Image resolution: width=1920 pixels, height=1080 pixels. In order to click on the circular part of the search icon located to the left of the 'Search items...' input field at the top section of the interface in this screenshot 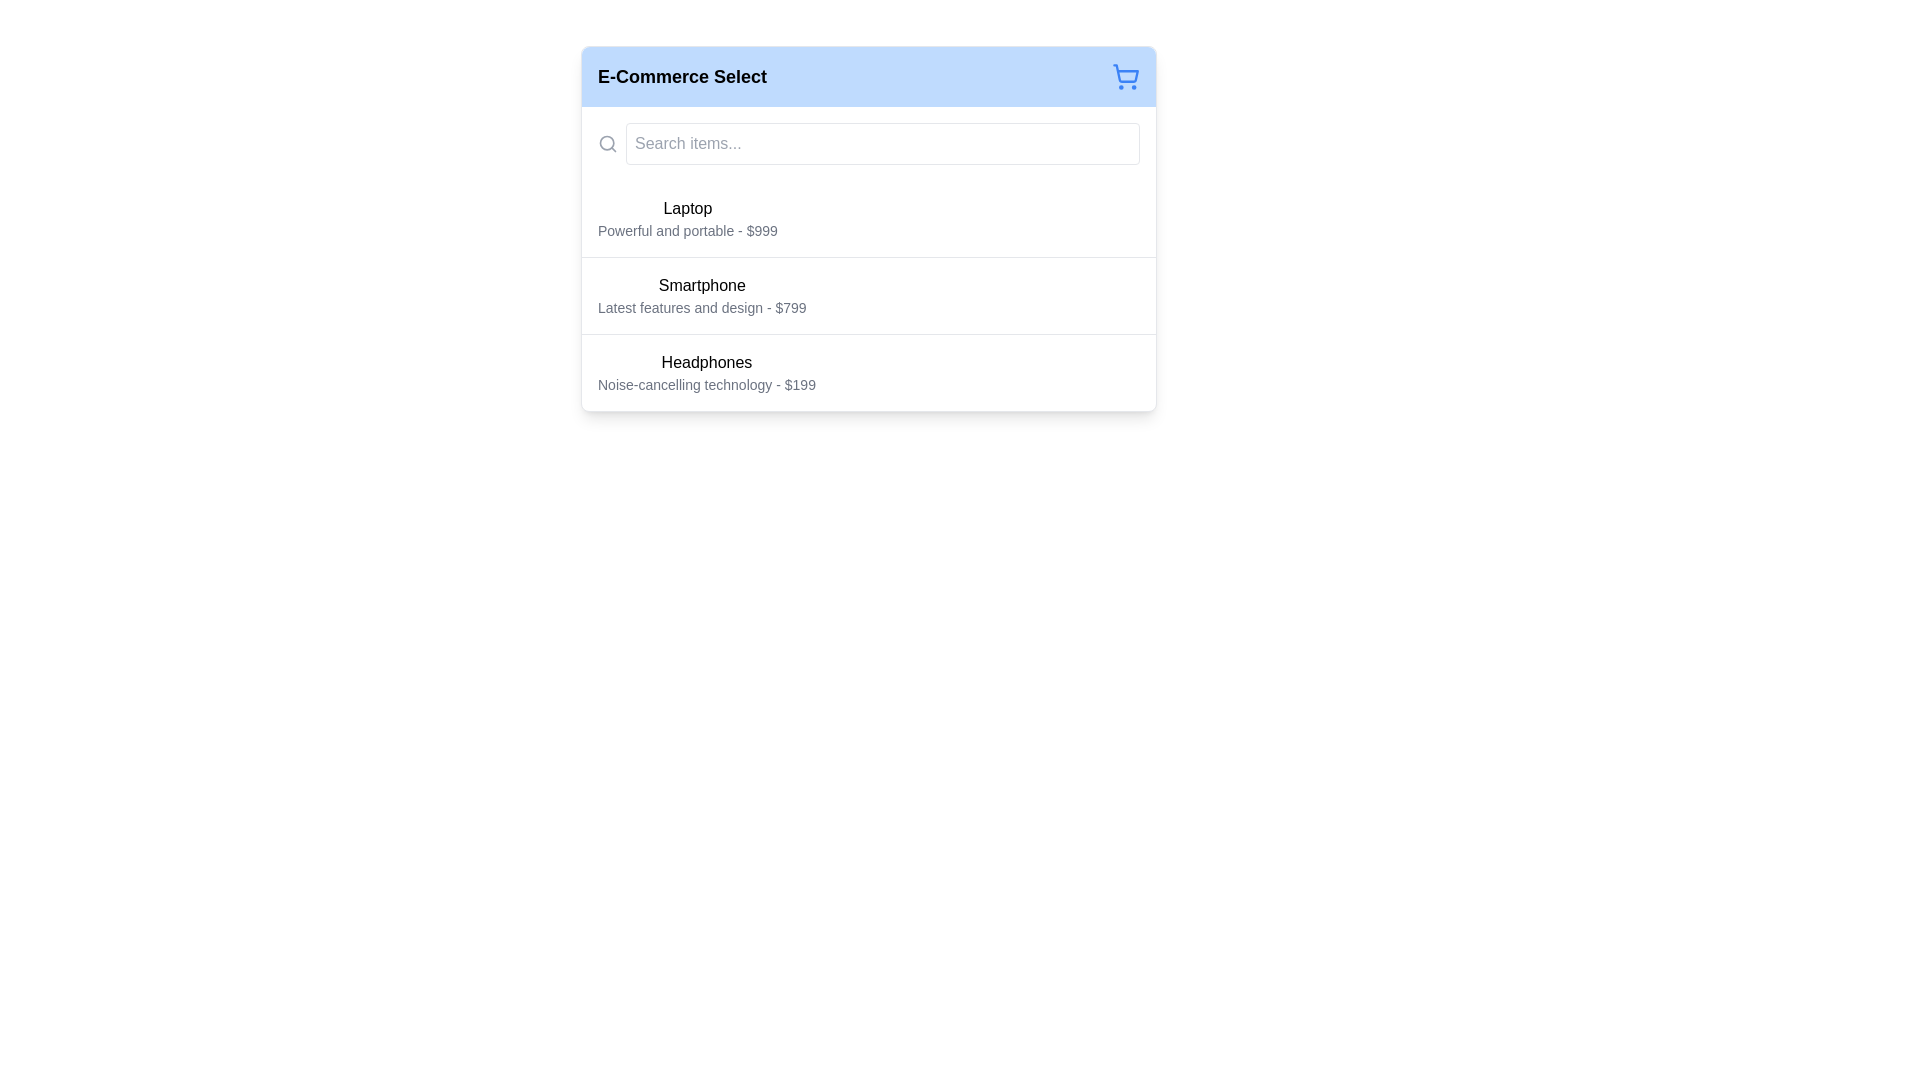, I will do `click(606, 142)`.